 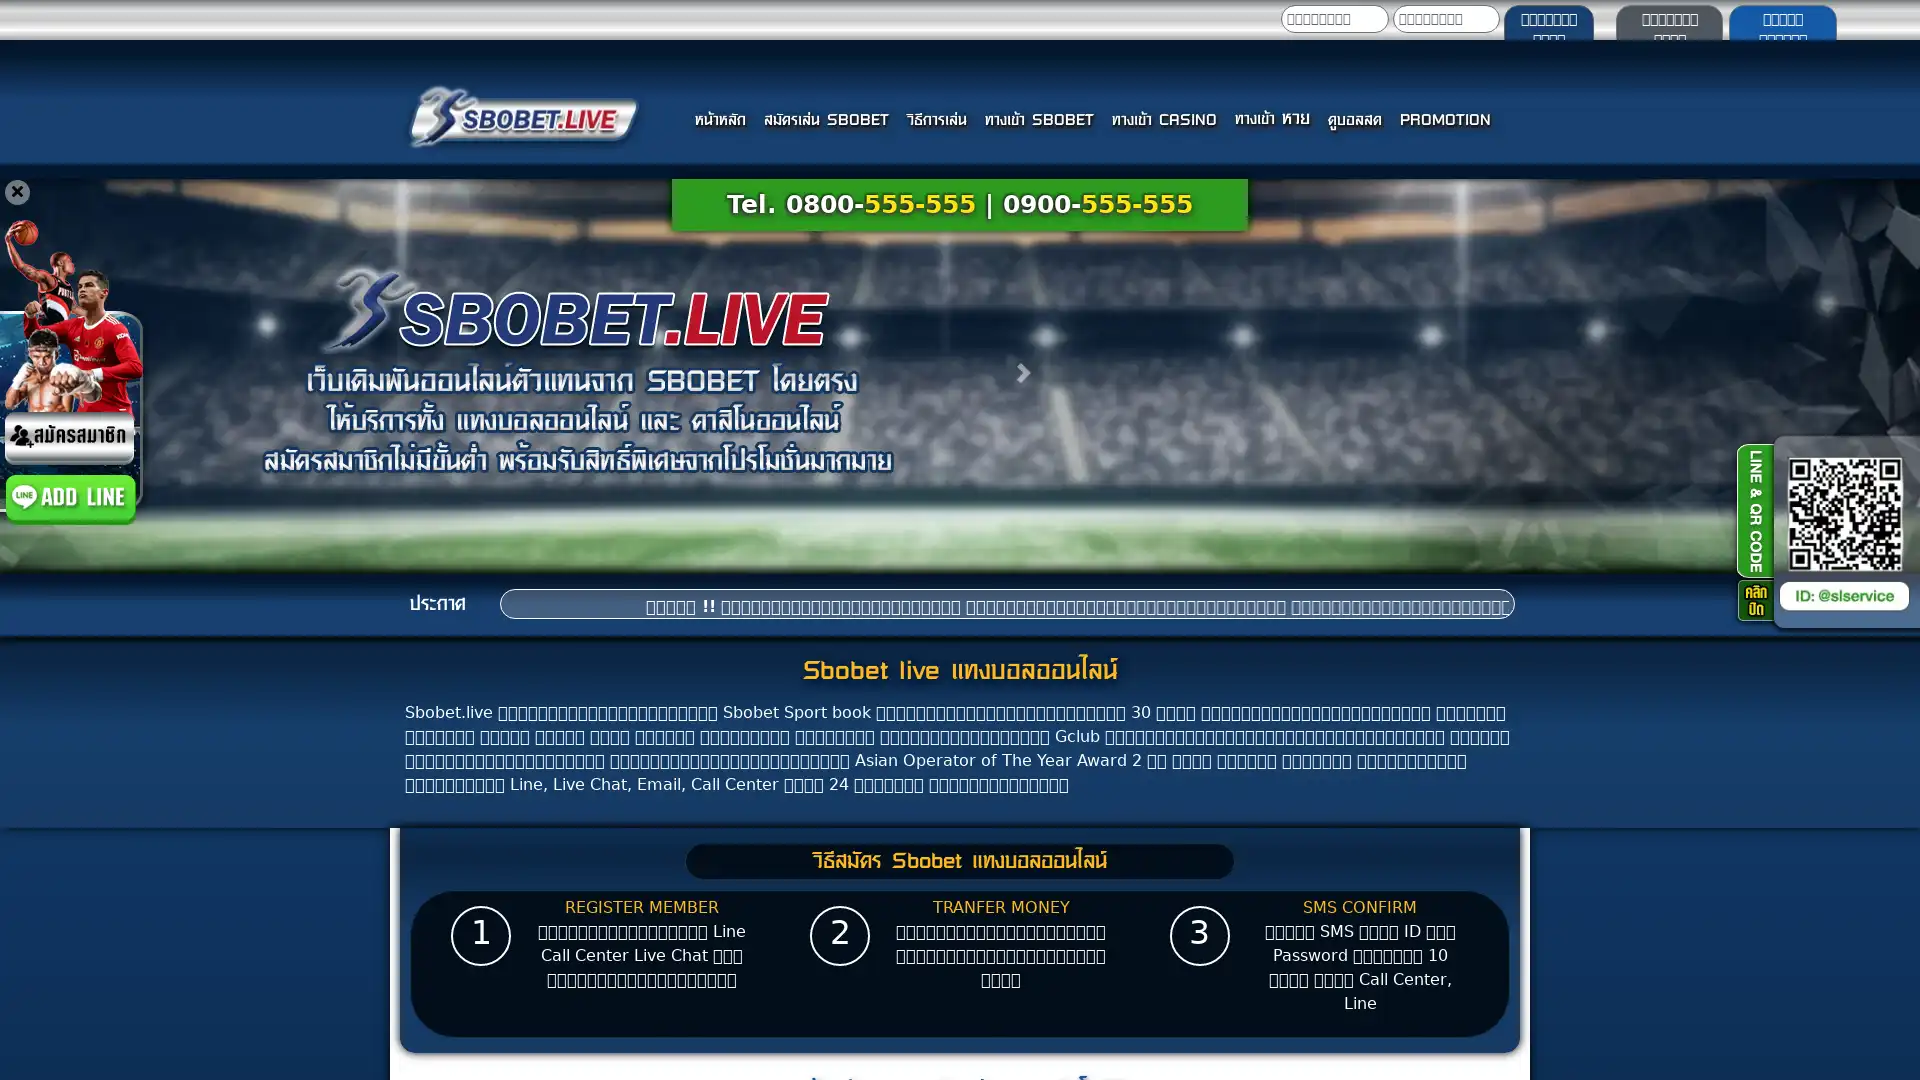 I want to click on Next, so click(x=1026, y=372).